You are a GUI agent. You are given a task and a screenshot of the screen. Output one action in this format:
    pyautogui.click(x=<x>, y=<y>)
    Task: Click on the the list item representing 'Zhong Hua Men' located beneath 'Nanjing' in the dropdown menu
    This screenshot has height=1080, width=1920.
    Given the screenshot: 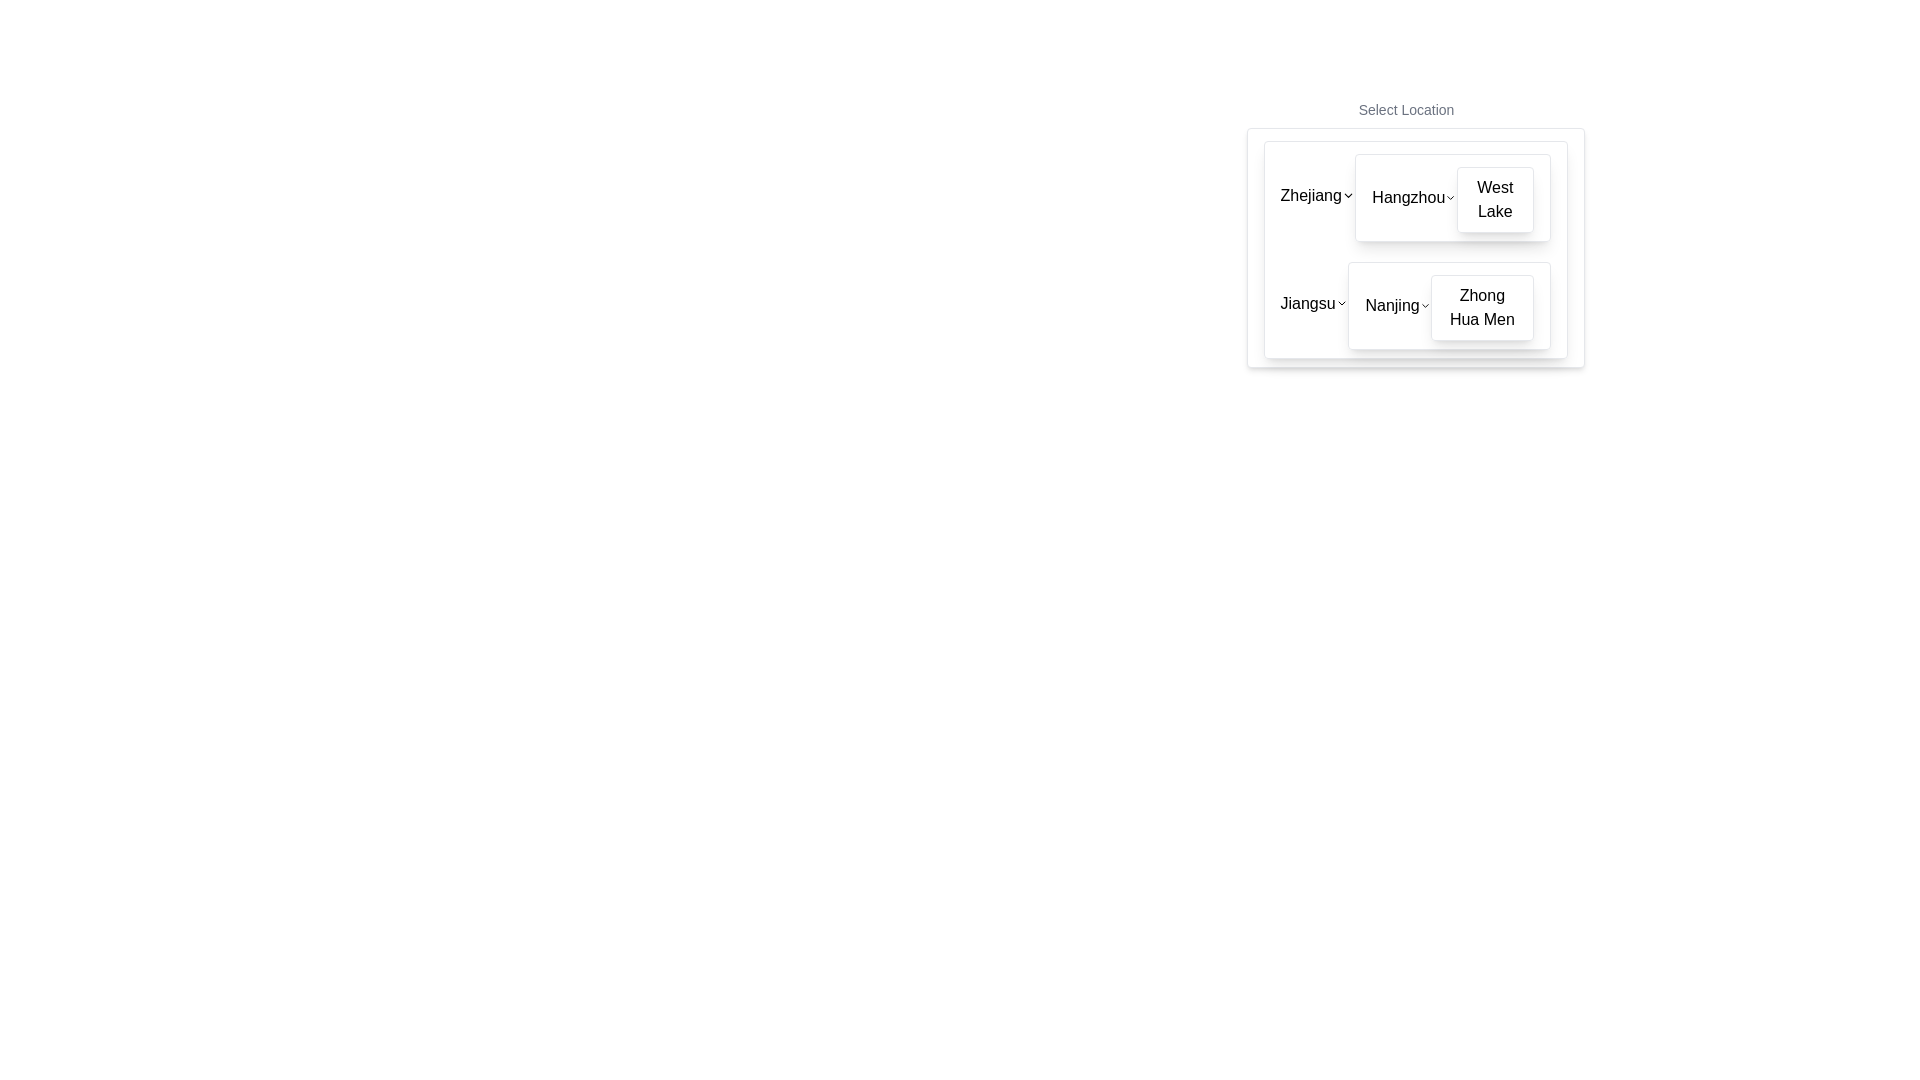 What is the action you would take?
    pyautogui.click(x=1449, y=305)
    